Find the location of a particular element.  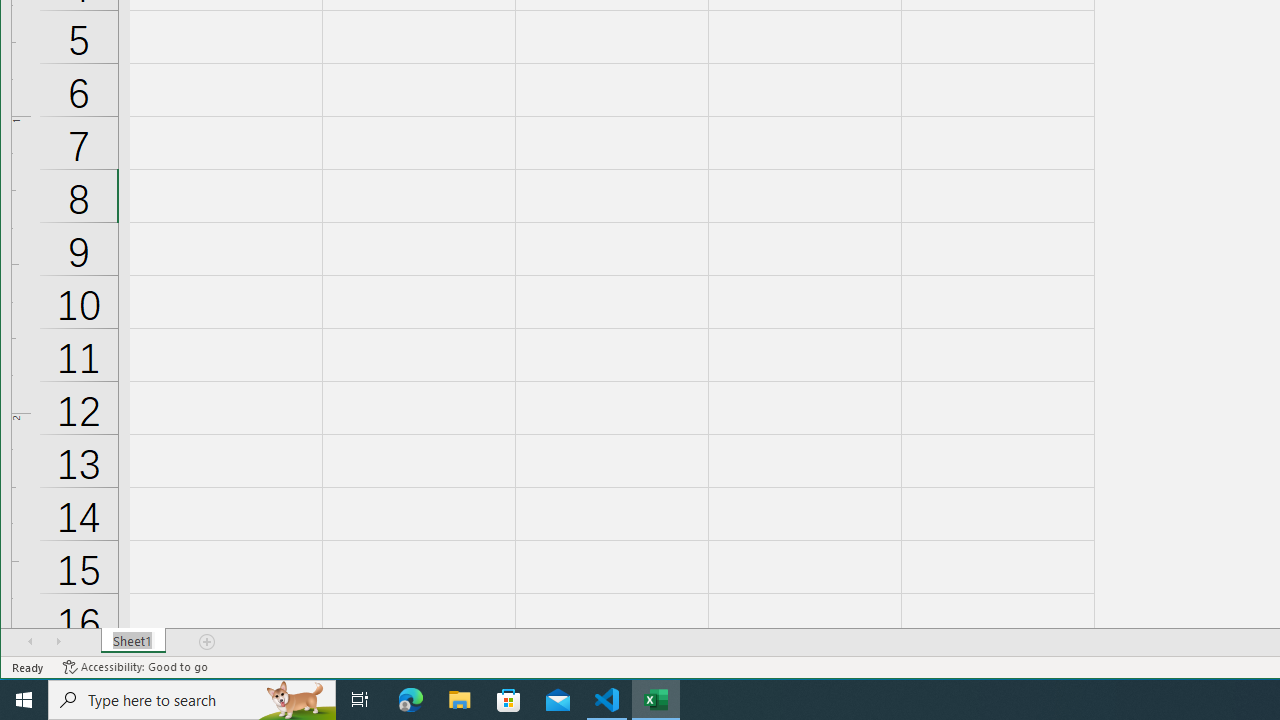

'Microsoft Store' is located at coordinates (509, 698).